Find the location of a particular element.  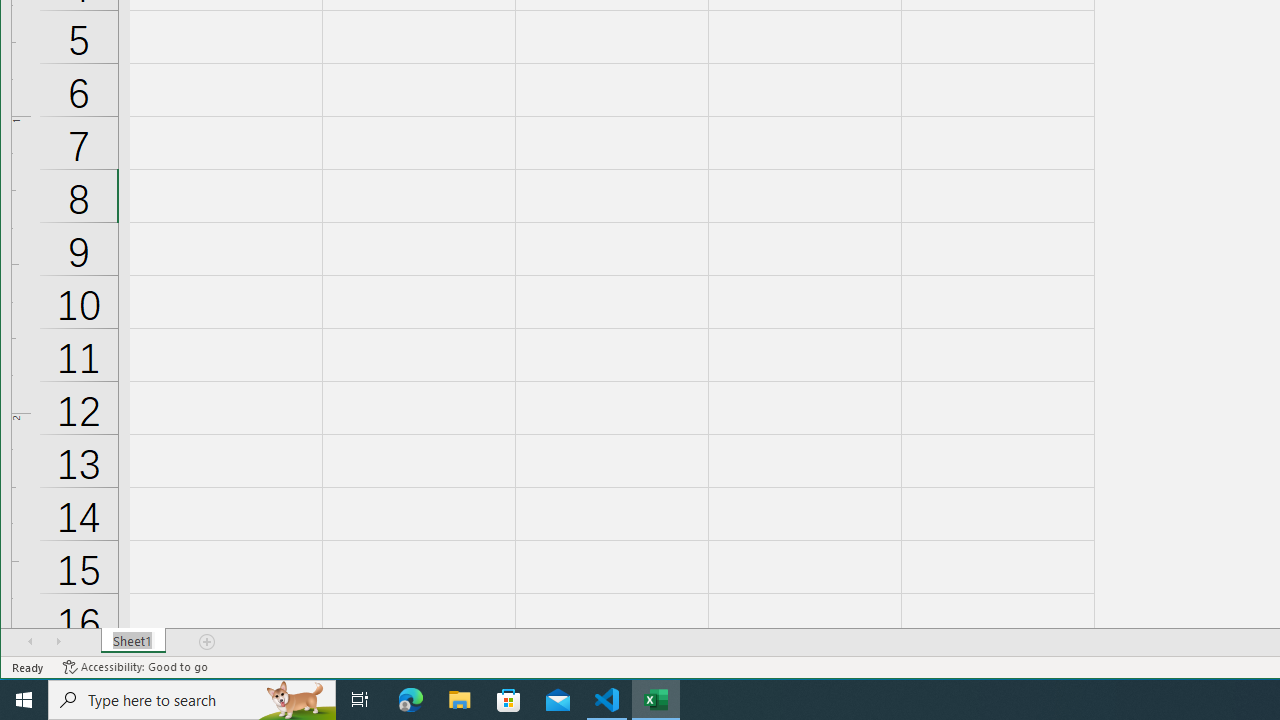

'Microsoft Store' is located at coordinates (509, 698).